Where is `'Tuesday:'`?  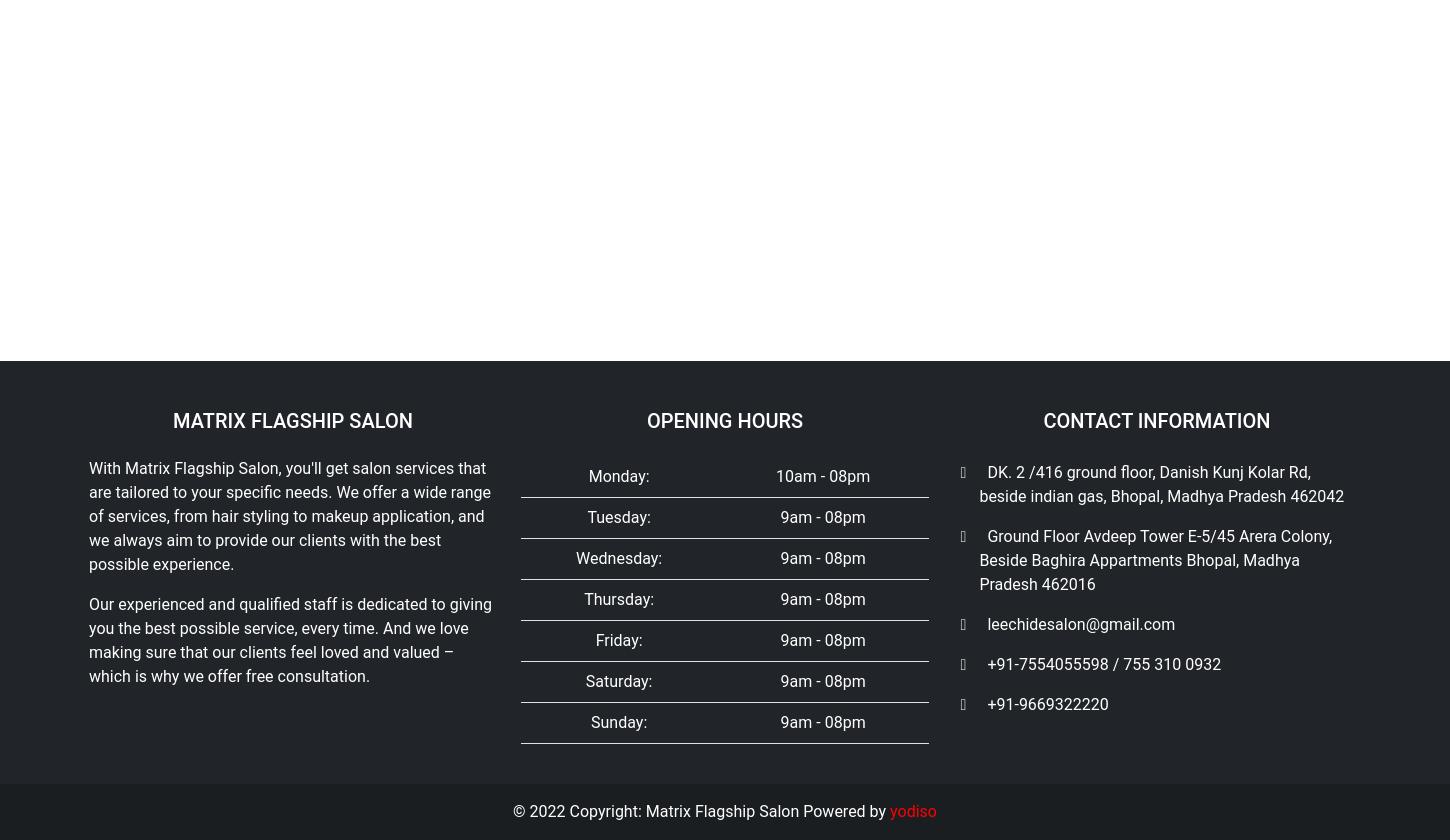 'Tuesday:' is located at coordinates (586, 15).